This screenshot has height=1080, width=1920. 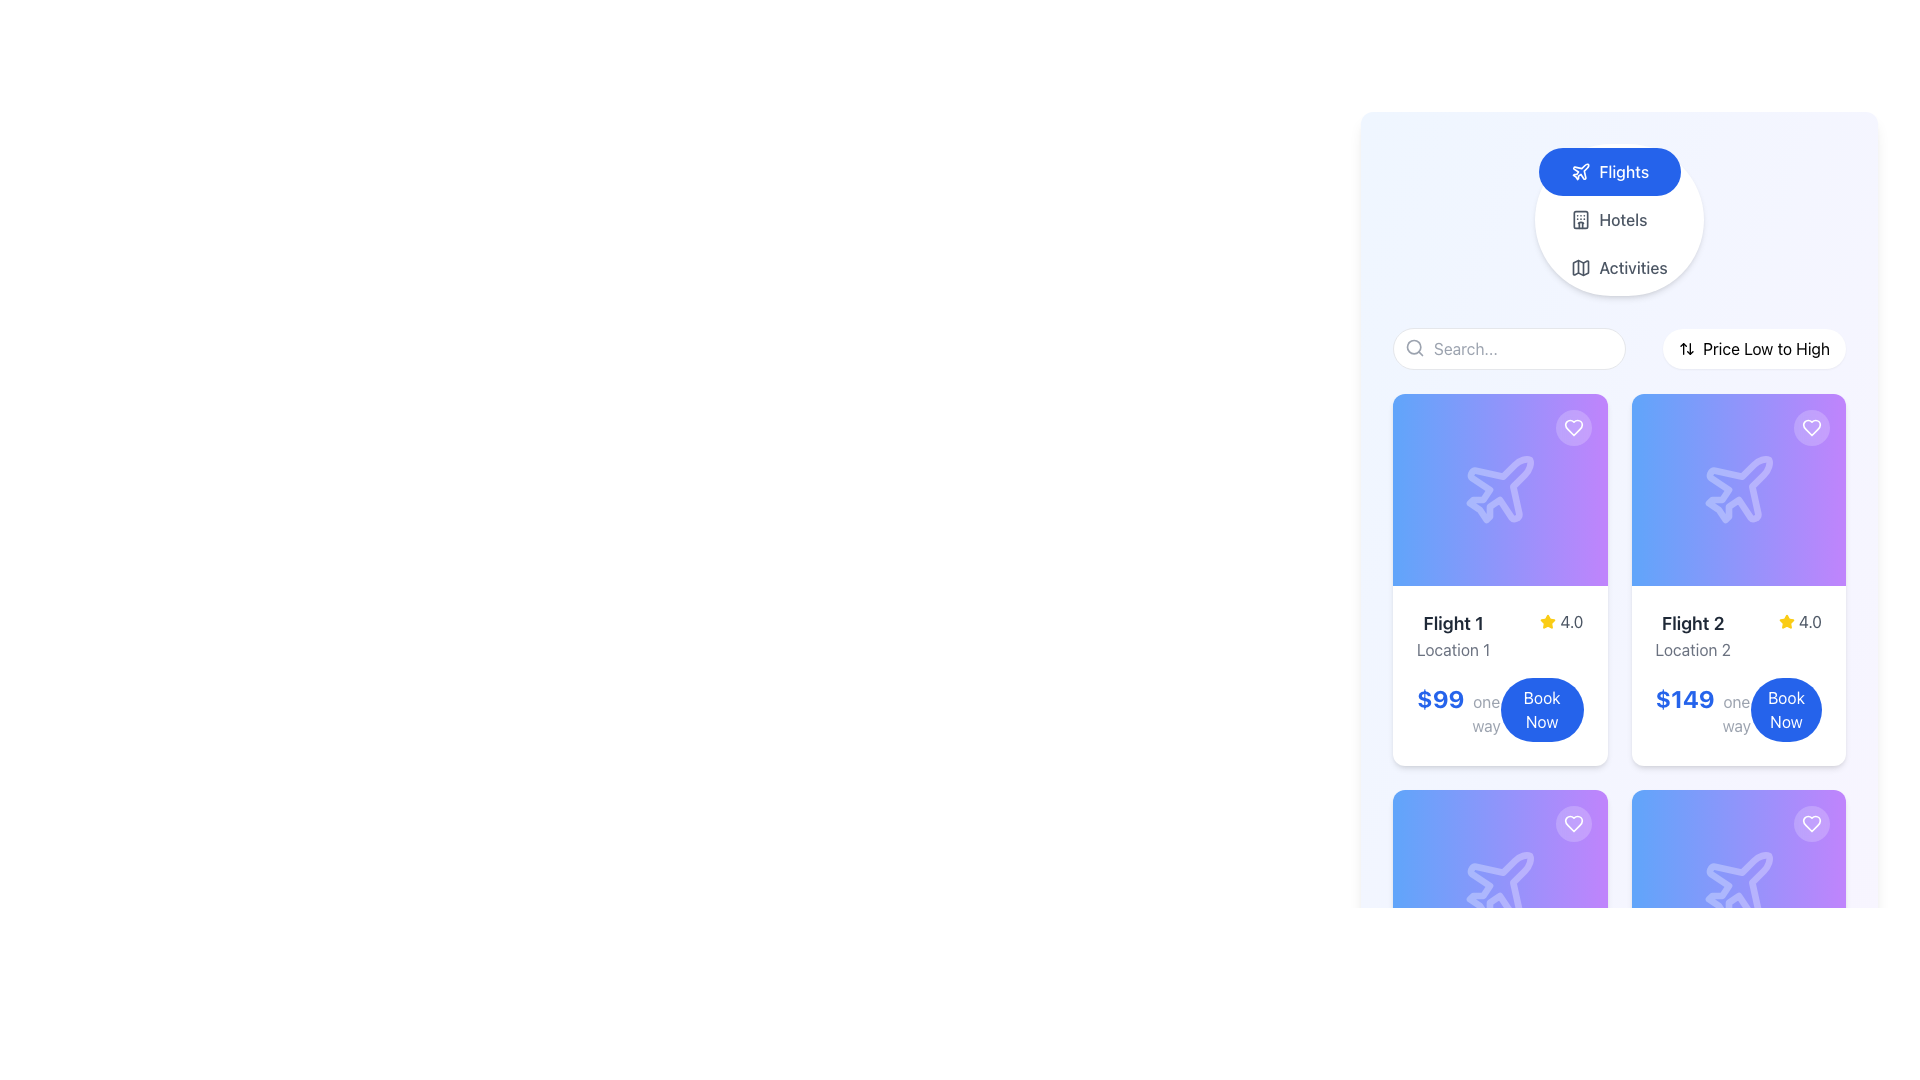 What do you see at coordinates (1692, 636) in the screenshot?
I see `and interpret the text content of the title and location details in the Text block located at the top-left of the second card in the second column of the grid` at bounding box center [1692, 636].